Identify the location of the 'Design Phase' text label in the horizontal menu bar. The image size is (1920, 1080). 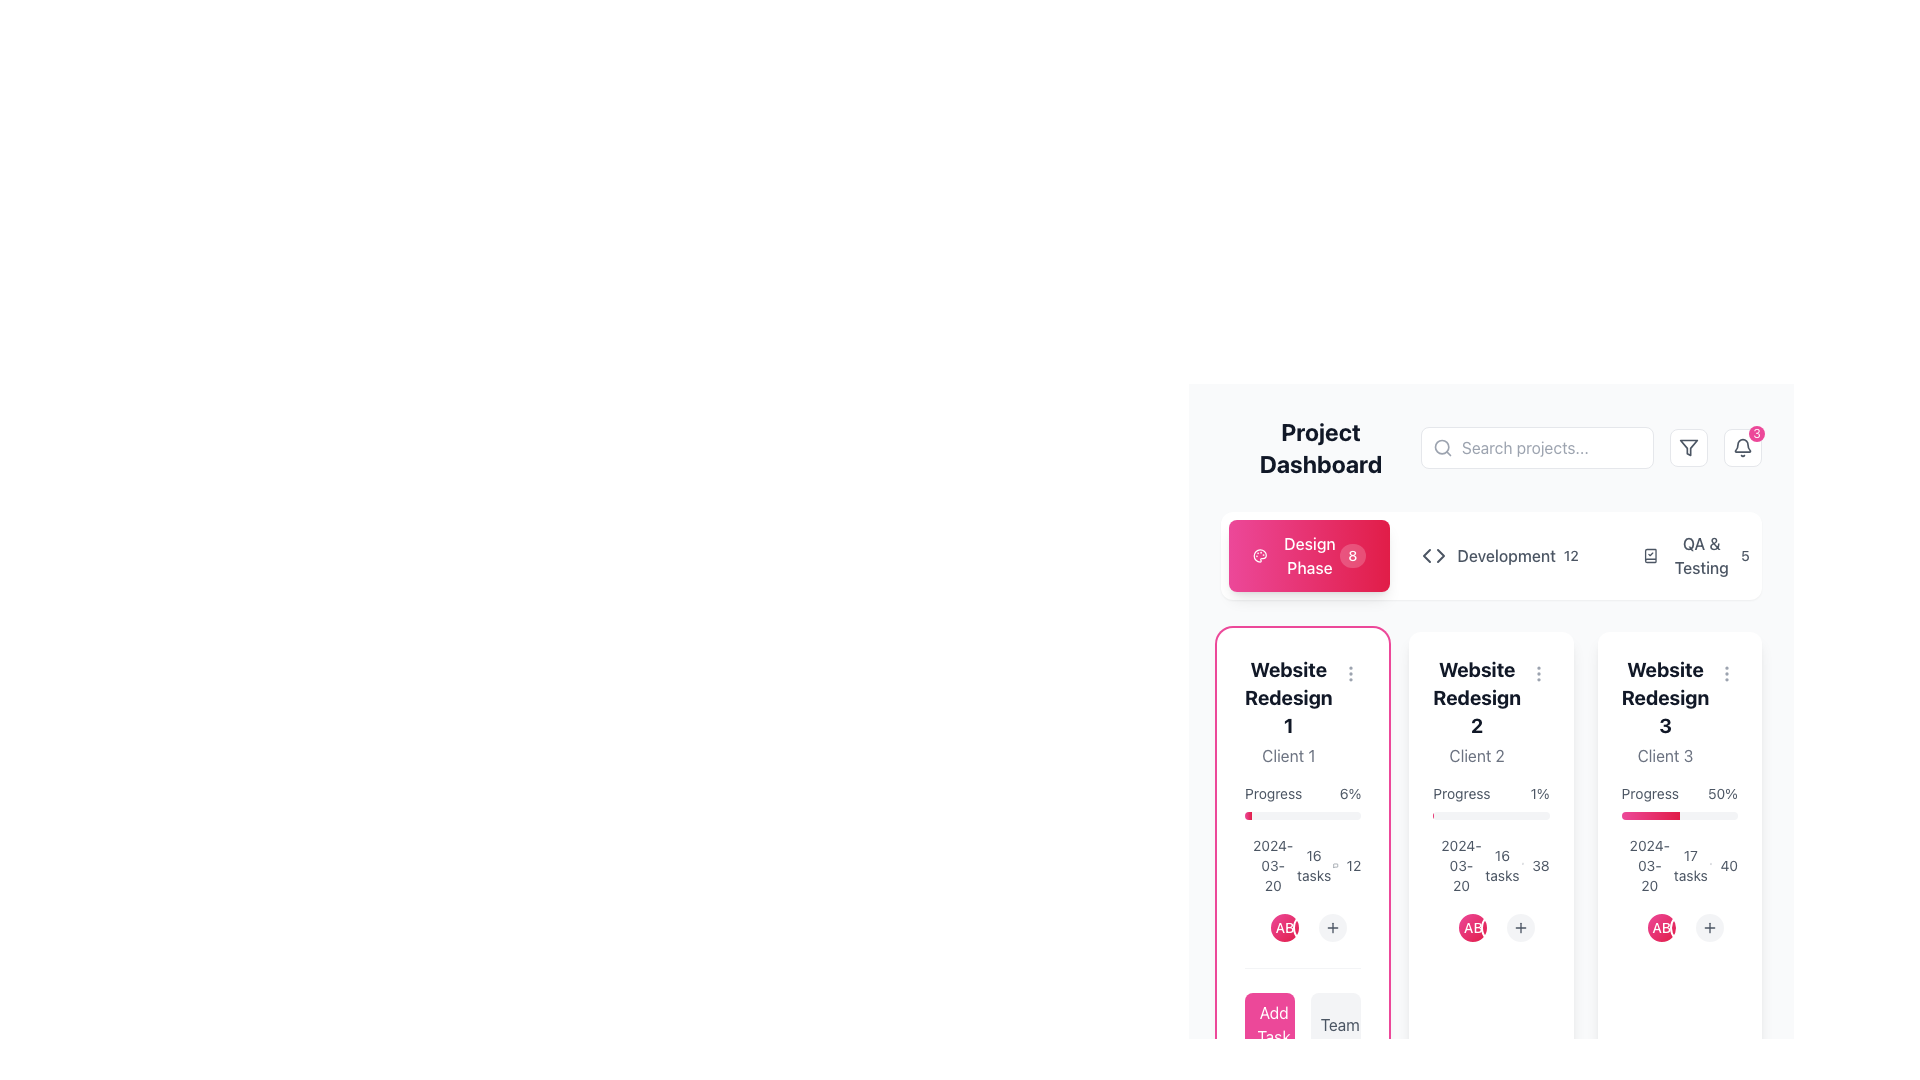
(1310, 555).